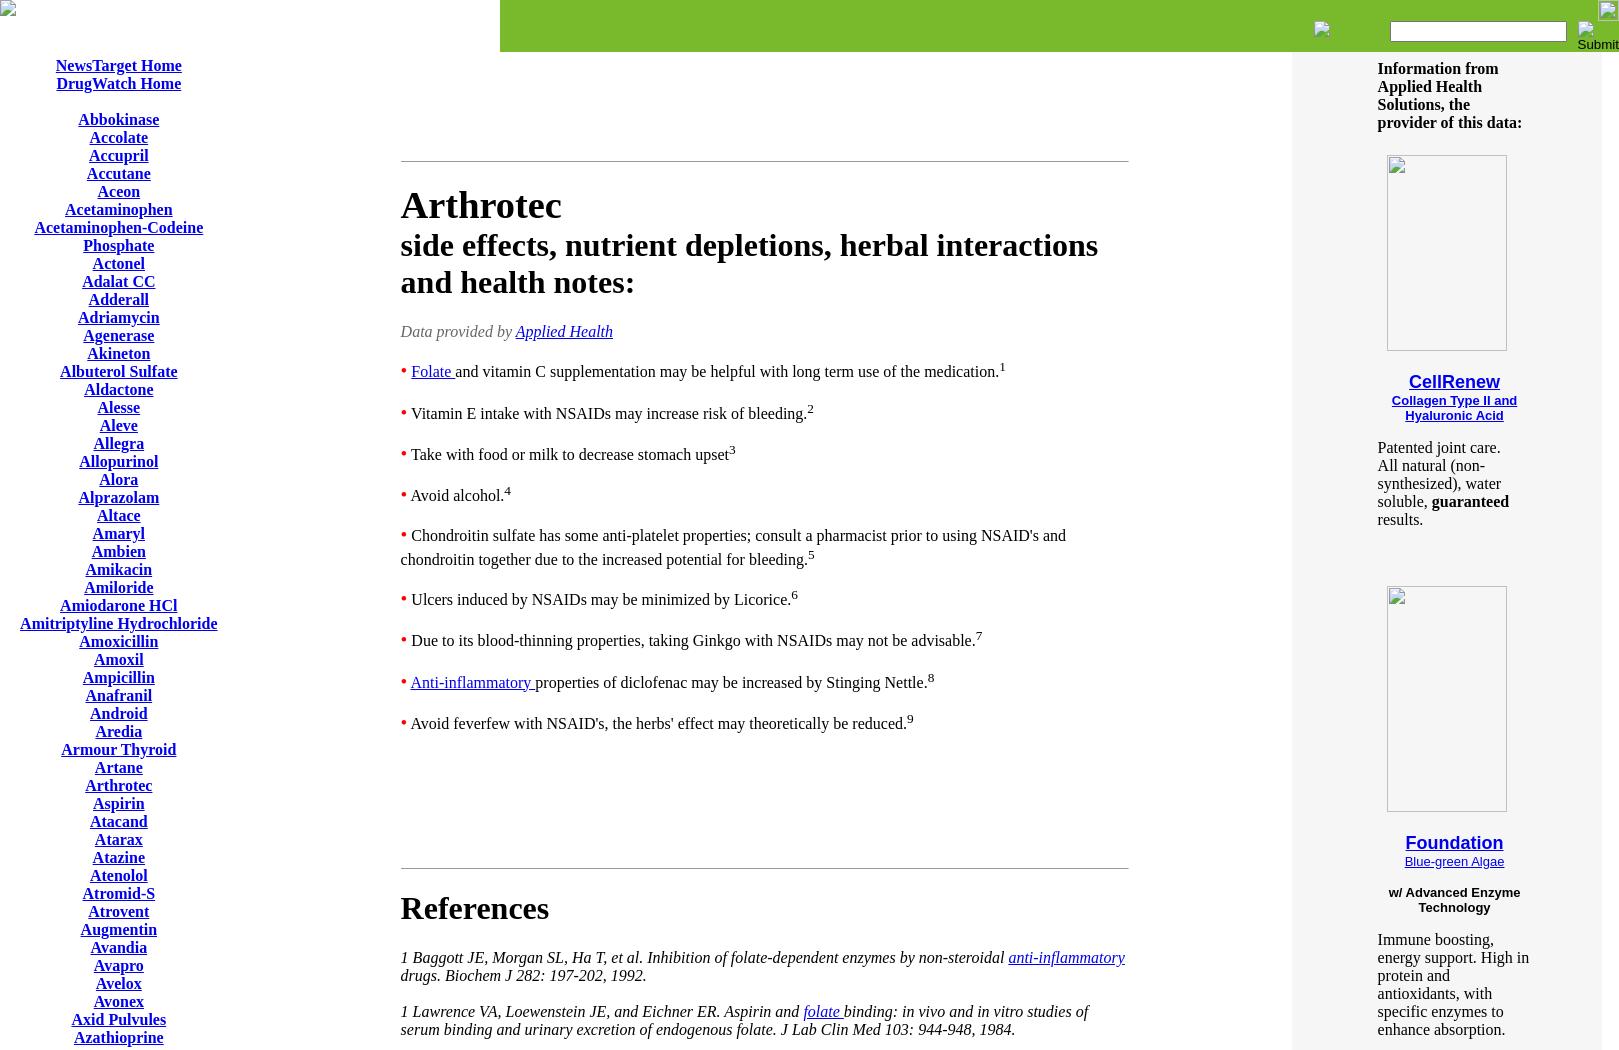 Image resolution: width=1619 pixels, height=1050 pixels. What do you see at coordinates (118, 1001) in the screenshot?
I see `'Avonex'` at bounding box center [118, 1001].